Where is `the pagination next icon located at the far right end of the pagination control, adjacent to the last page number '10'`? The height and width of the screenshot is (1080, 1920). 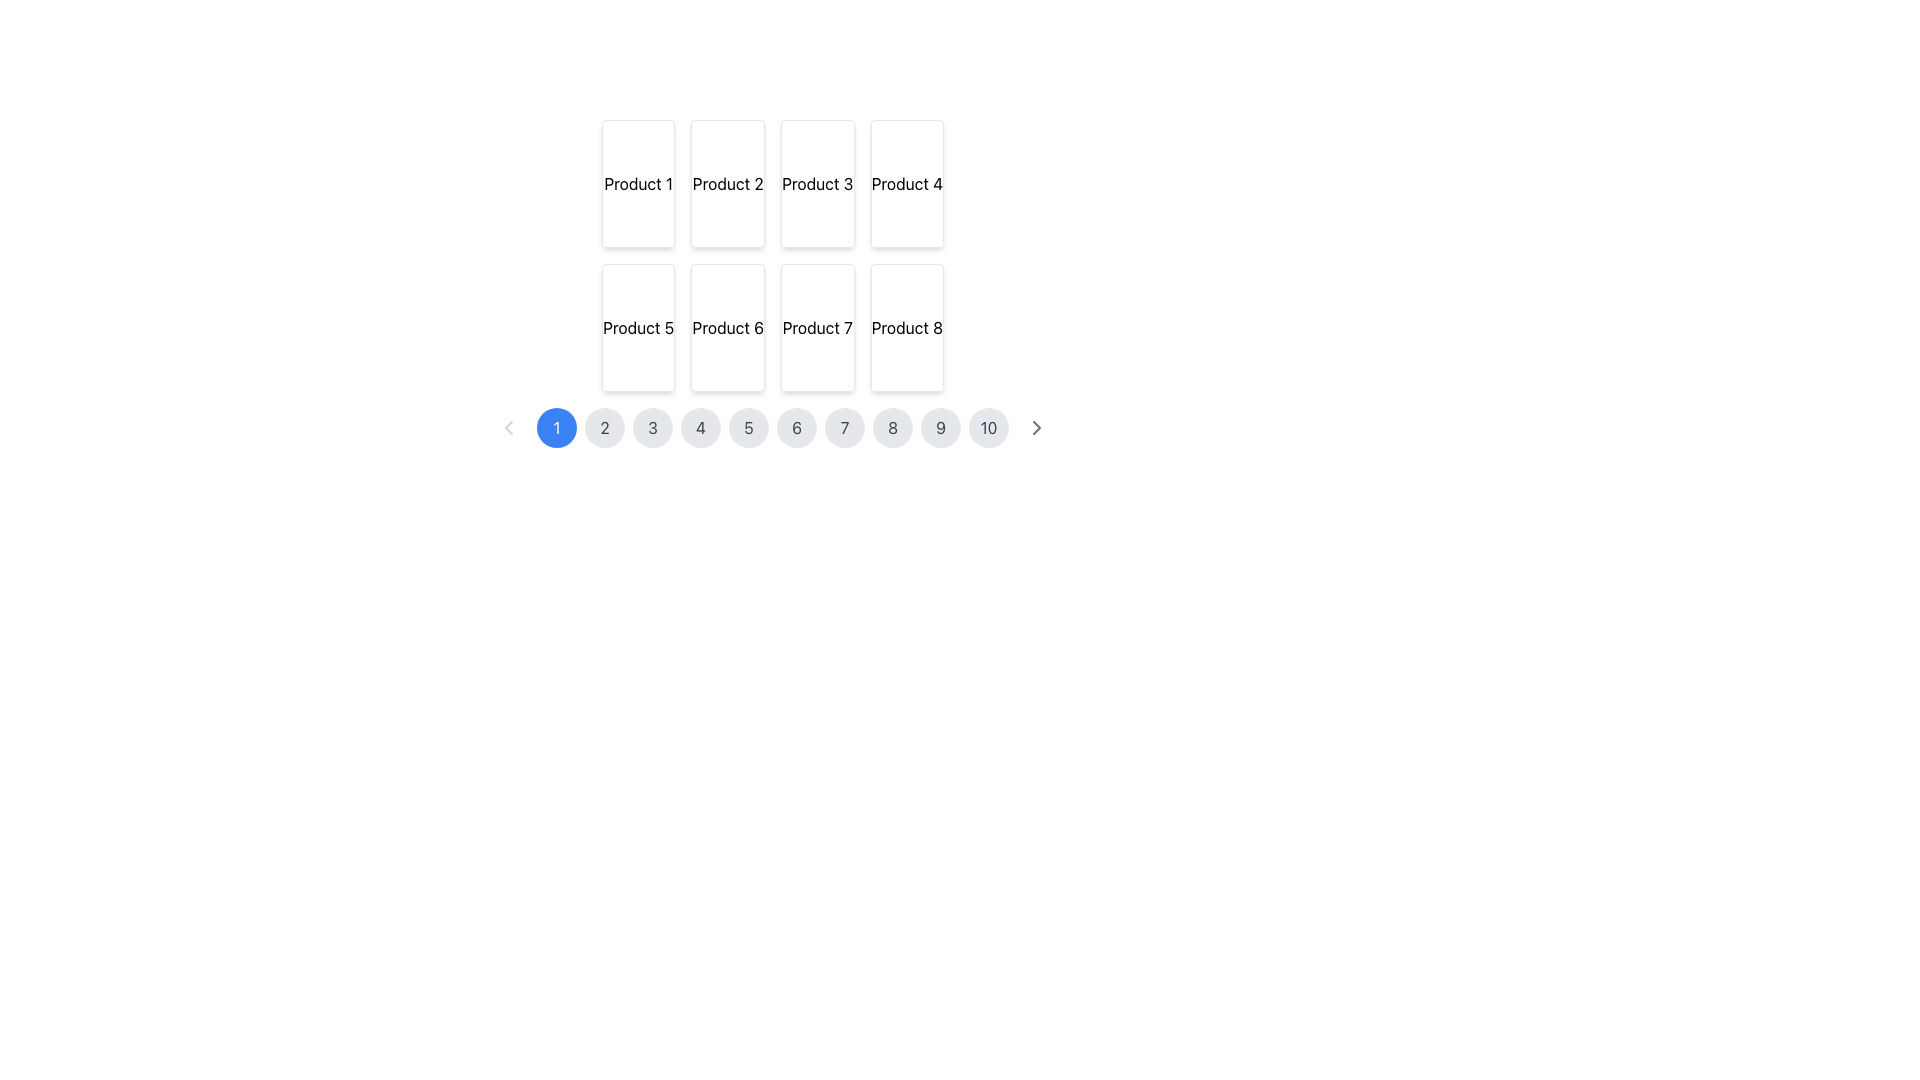 the pagination next icon located at the far right end of the pagination control, adjacent to the last page number '10' is located at coordinates (1036, 427).